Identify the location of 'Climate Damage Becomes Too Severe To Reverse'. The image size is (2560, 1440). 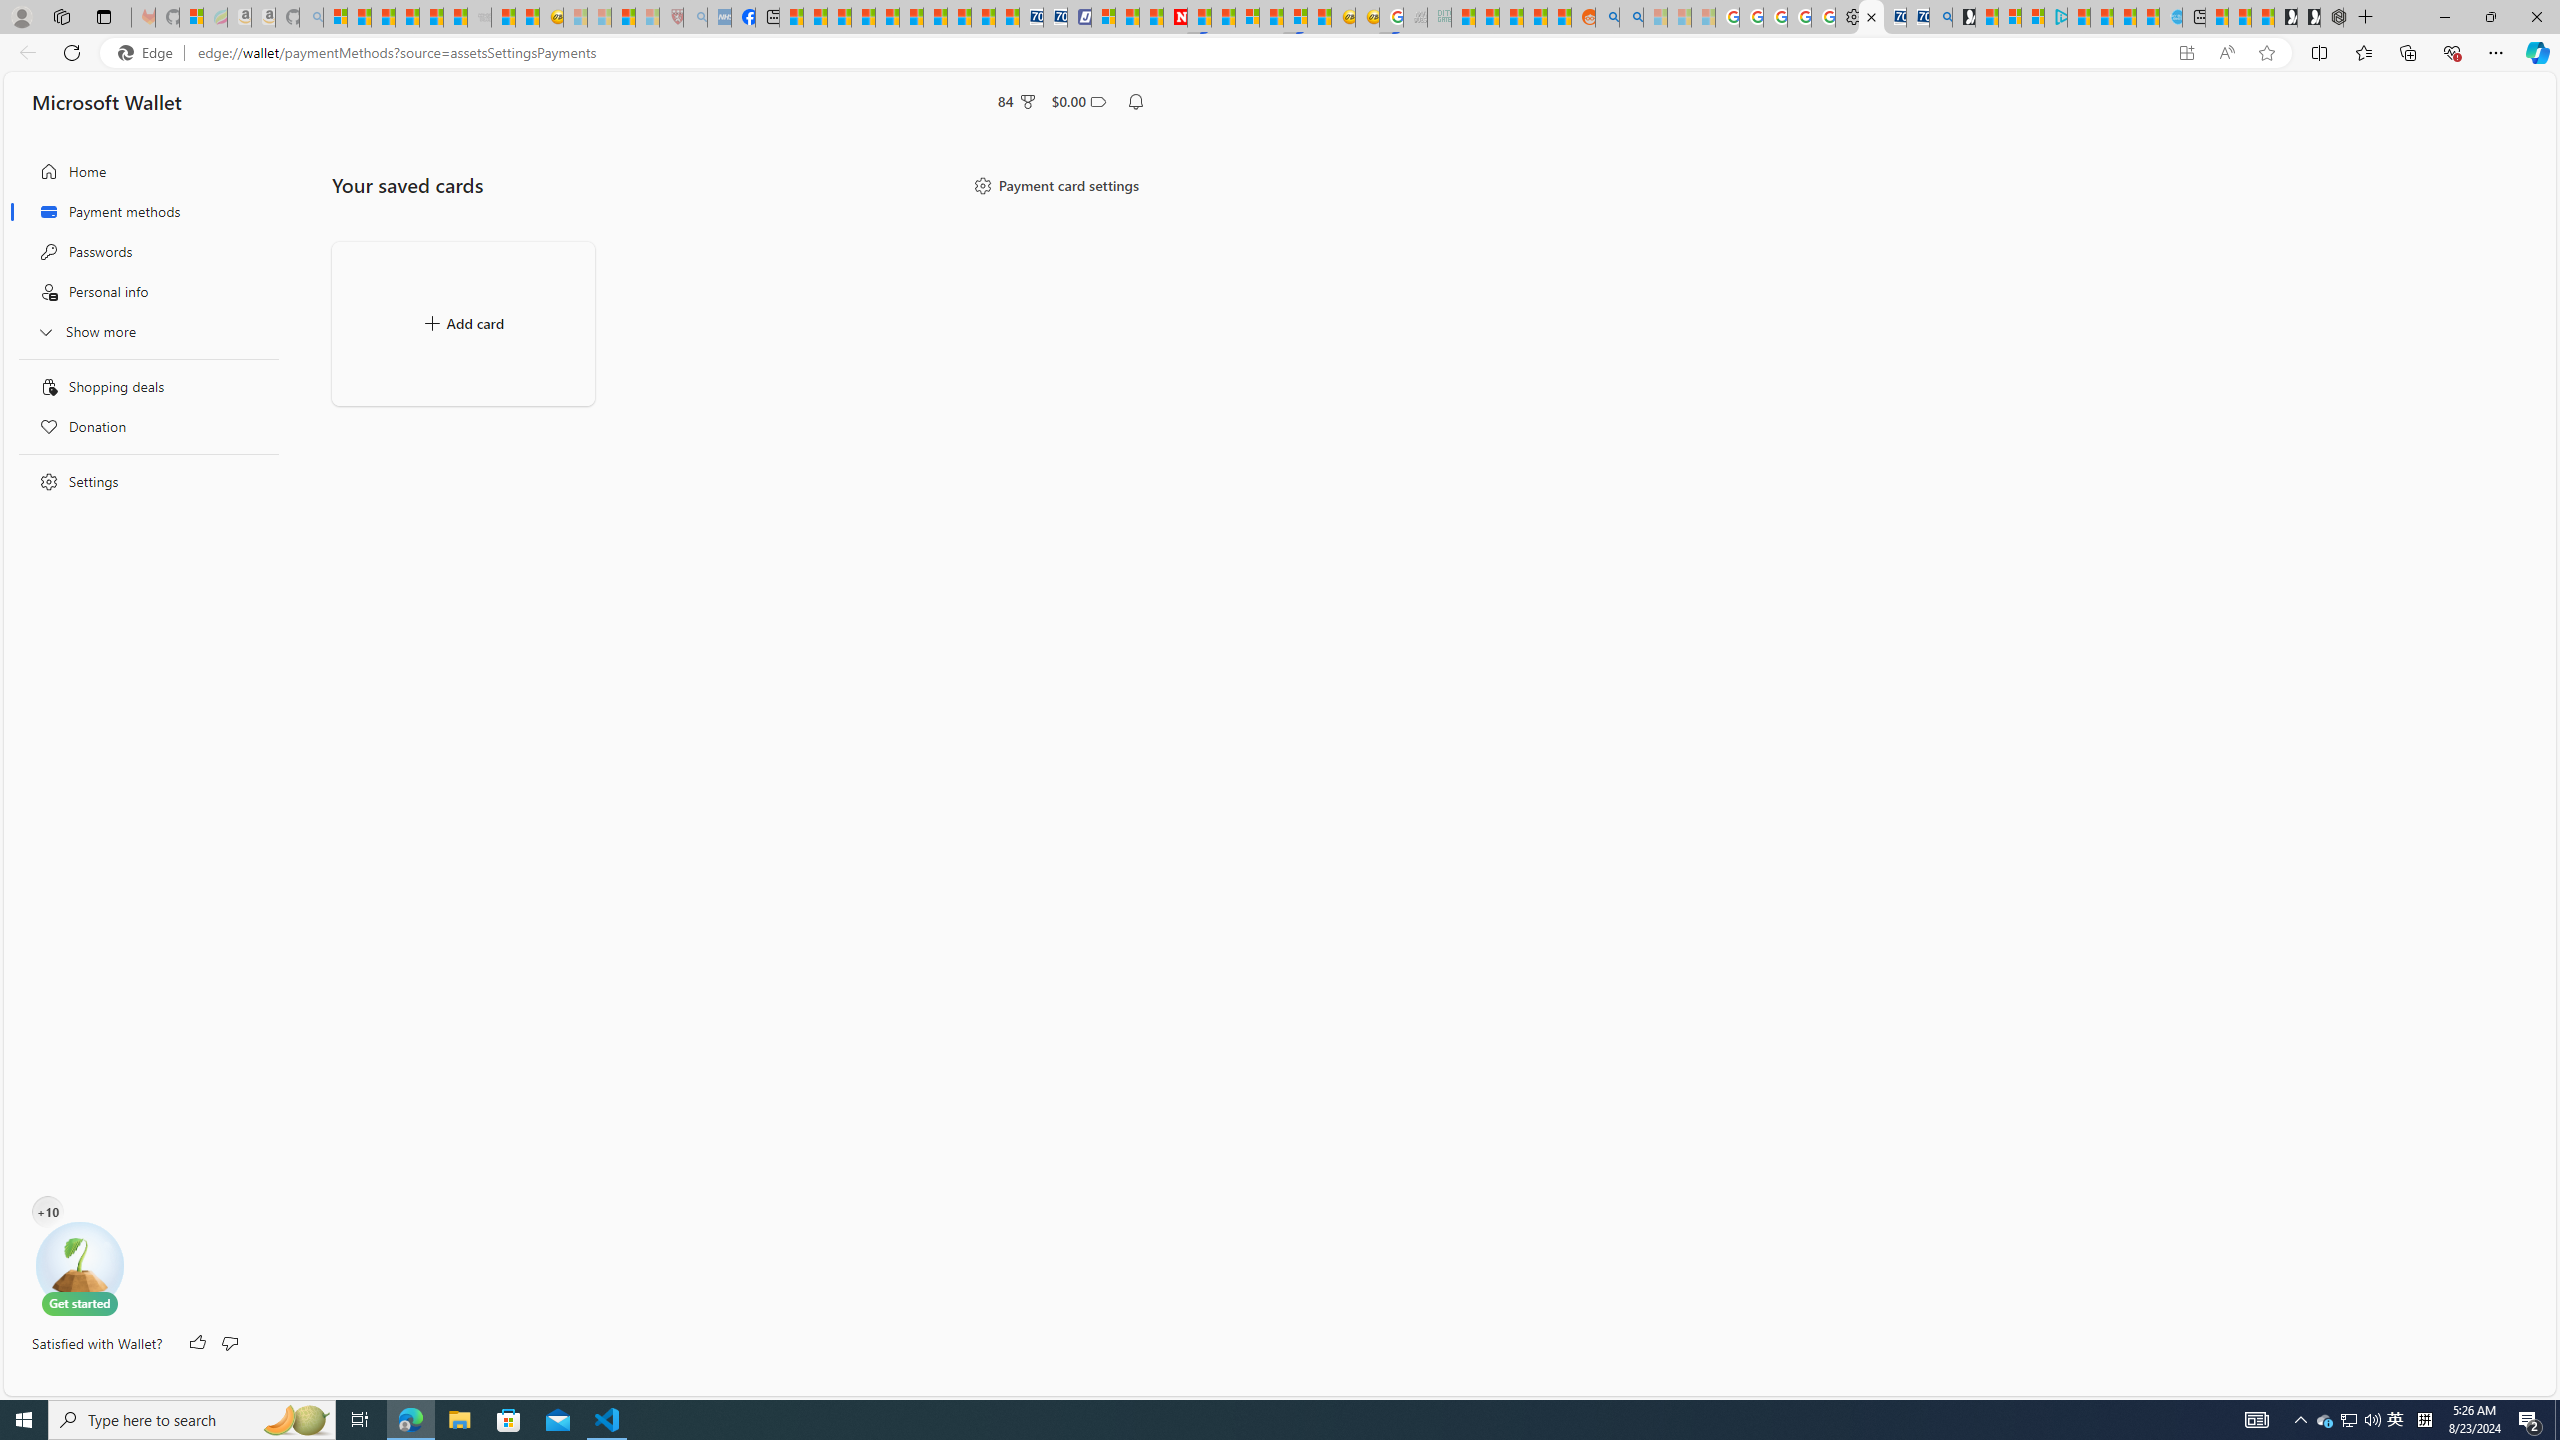
(861, 16).